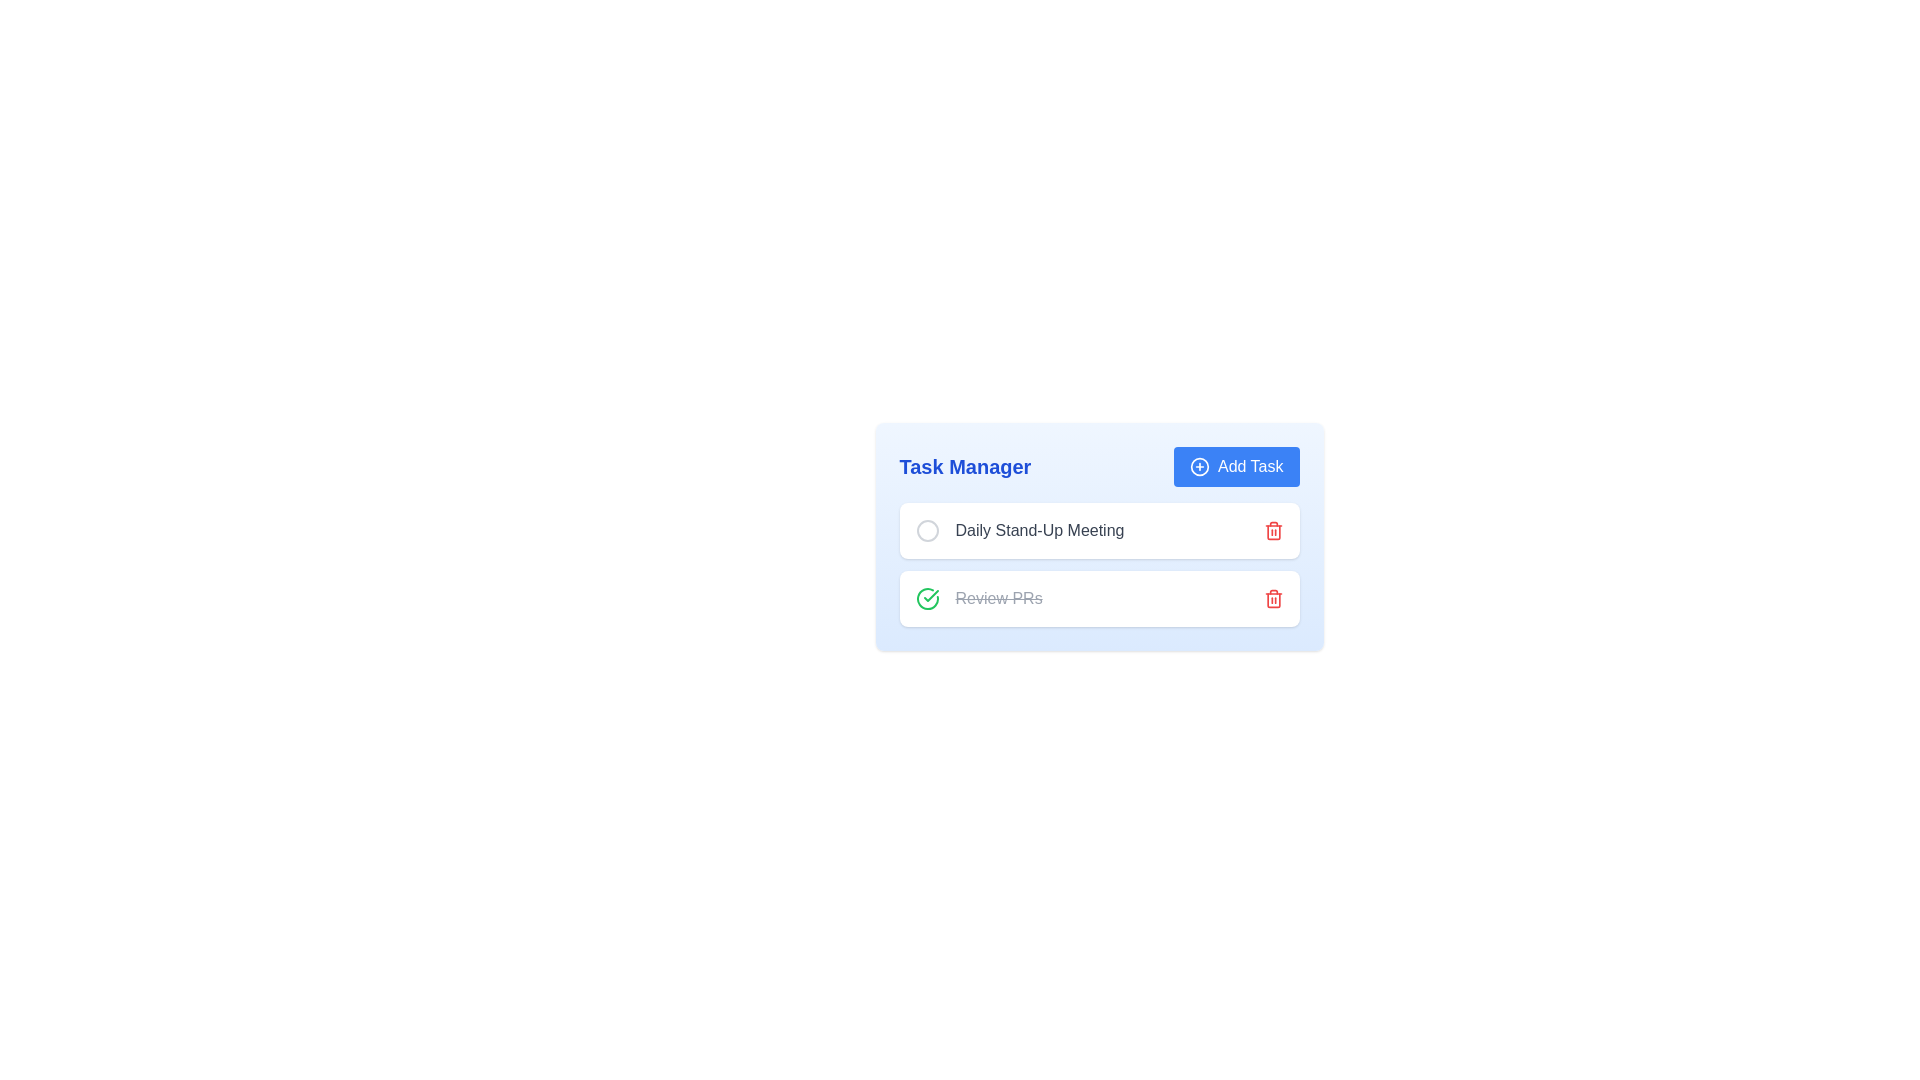  Describe the element at coordinates (926, 597) in the screenshot. I see `the green circular graphic icon with a checkmark that indicates a completed status, located in the task bar under the 'Task Manager' title, next to the 'Review PRs' task` at that location.